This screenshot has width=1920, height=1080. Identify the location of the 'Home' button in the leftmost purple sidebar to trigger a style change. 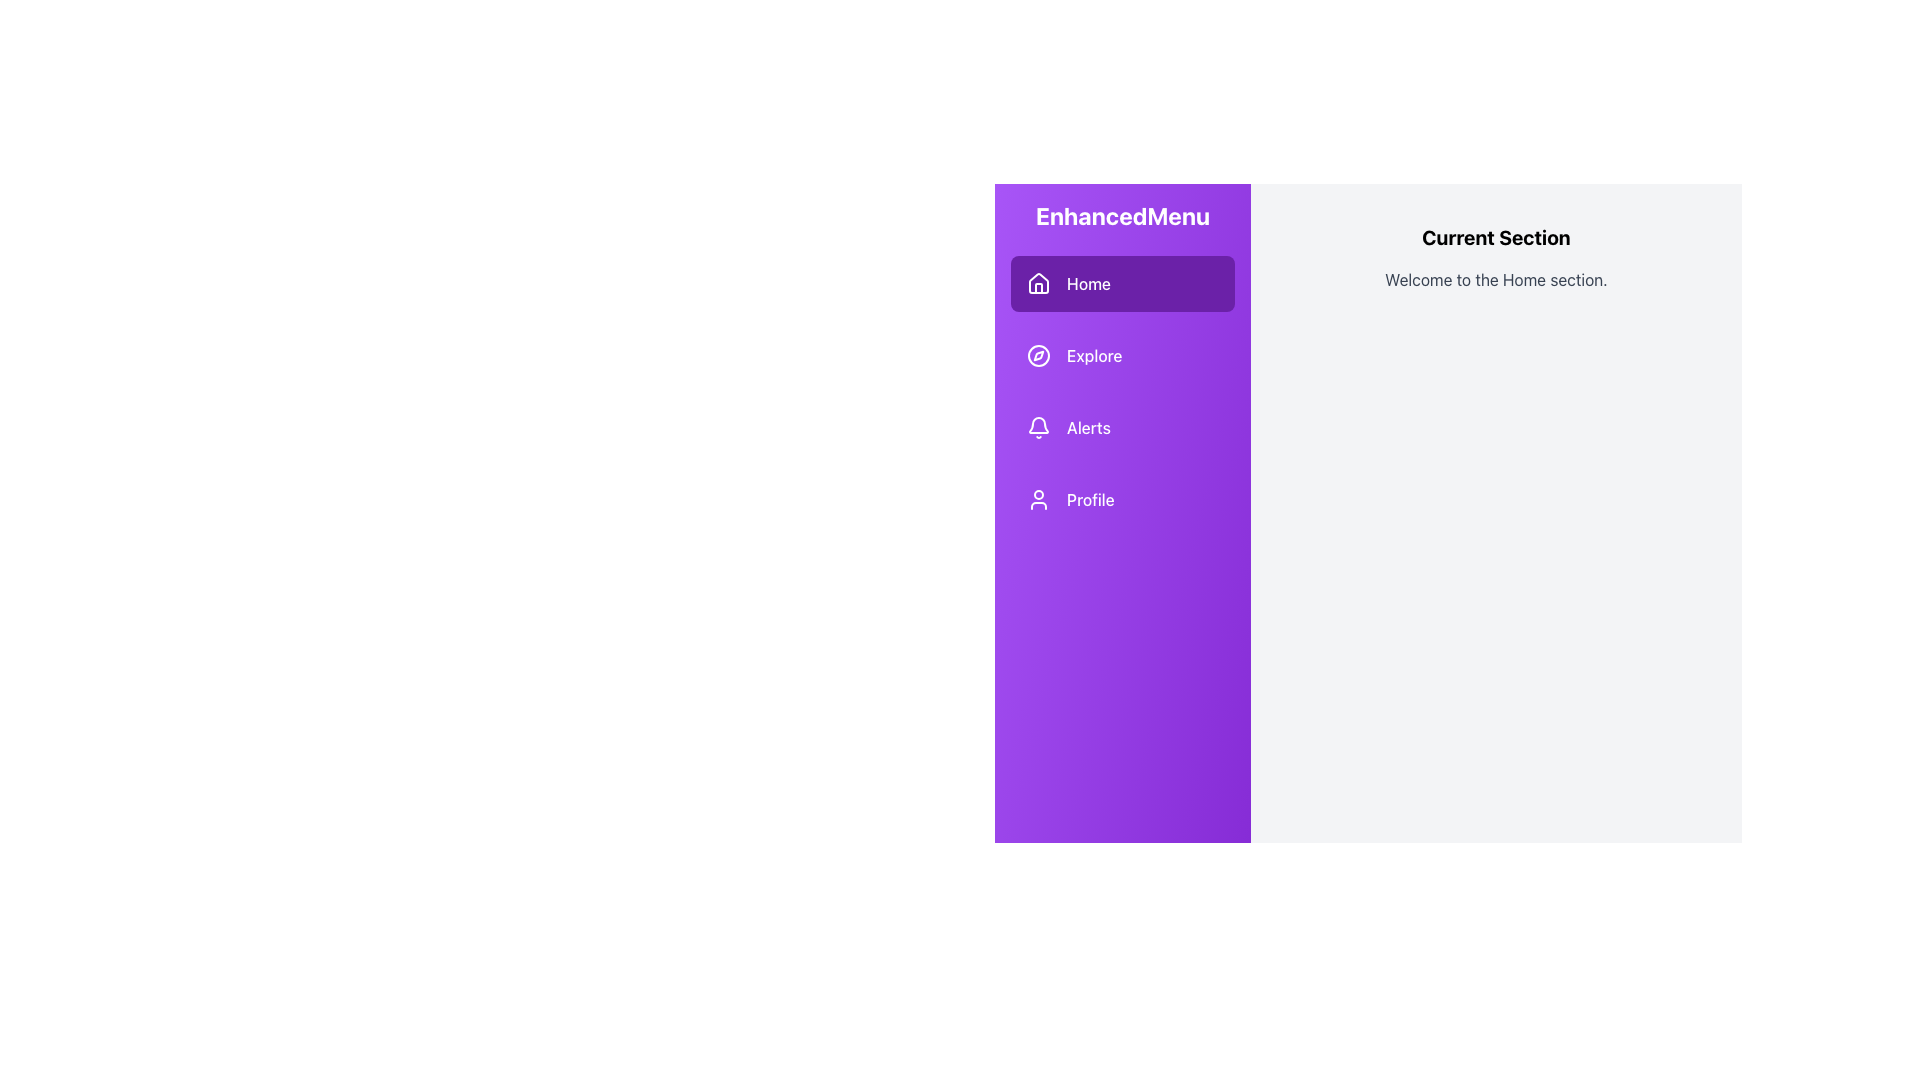
(1123, 284).